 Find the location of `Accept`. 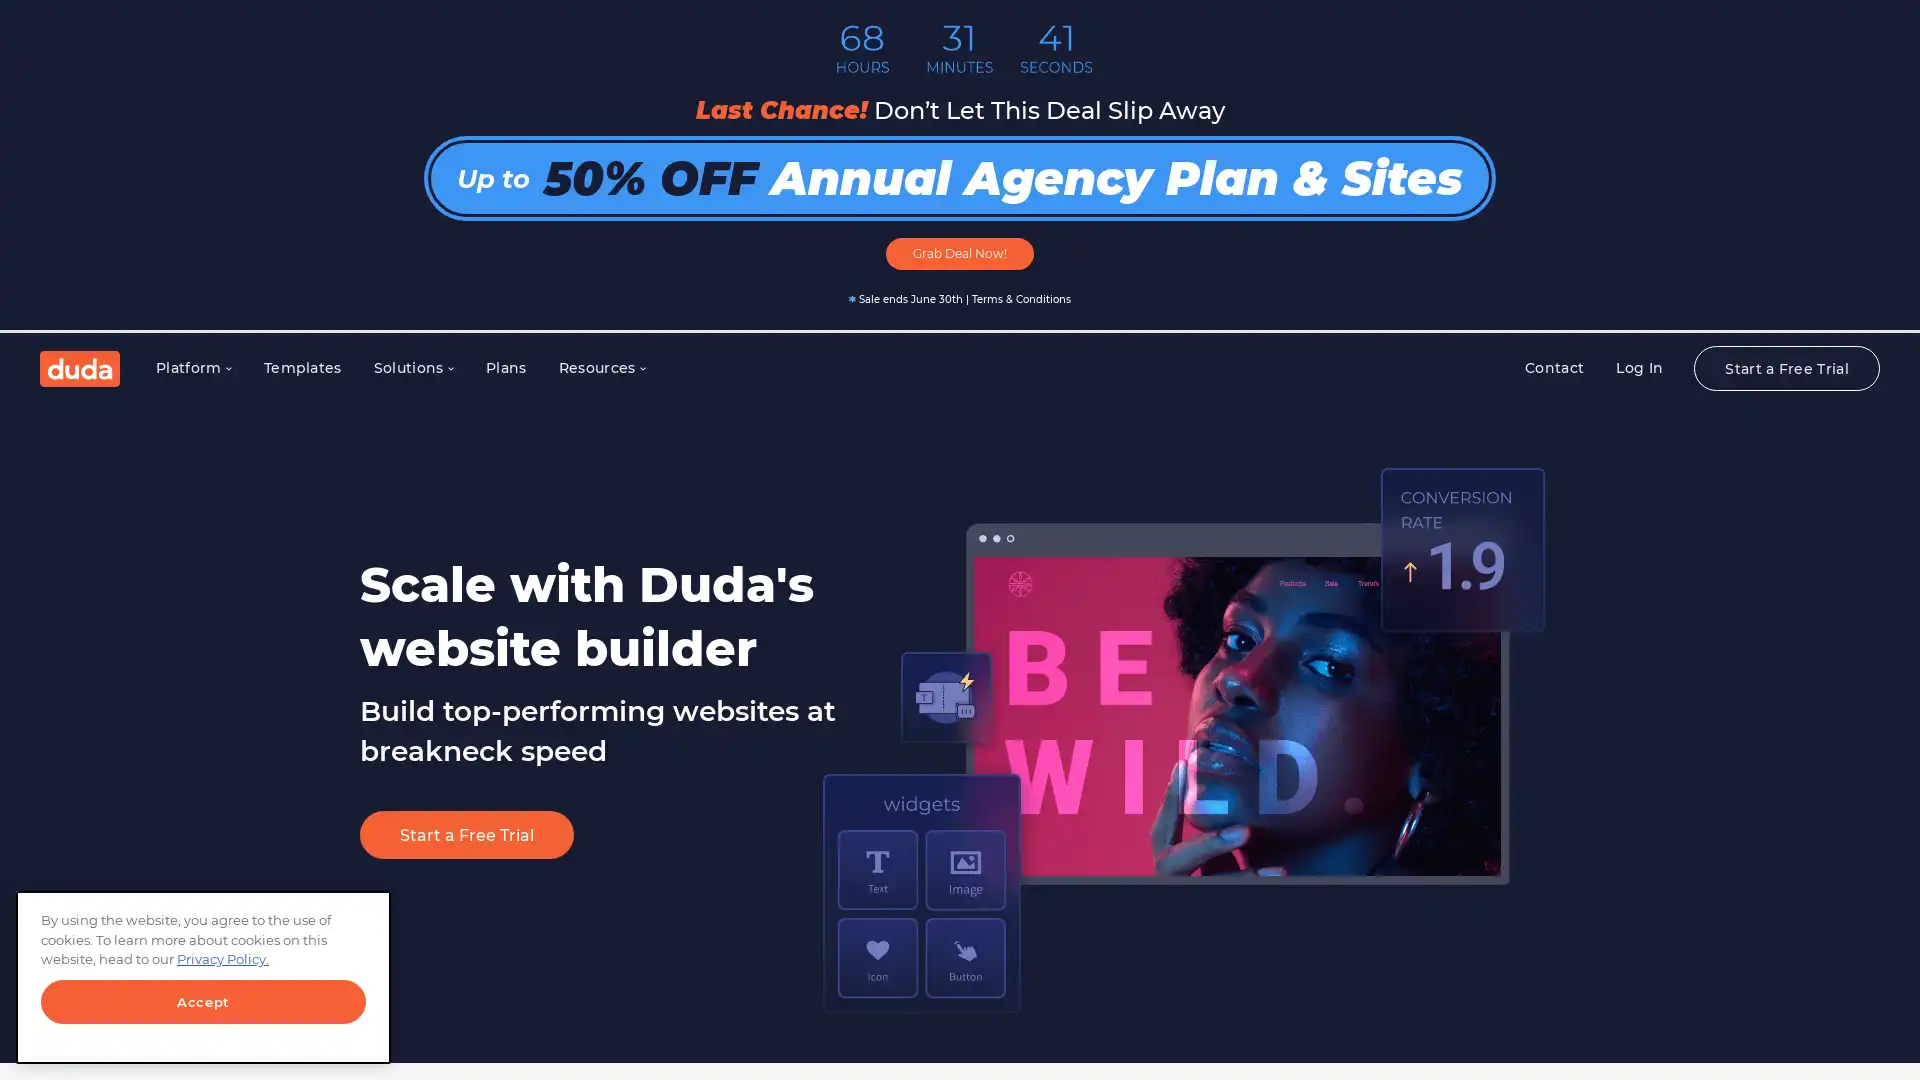

Accept is located at coordinates (203, 1002).